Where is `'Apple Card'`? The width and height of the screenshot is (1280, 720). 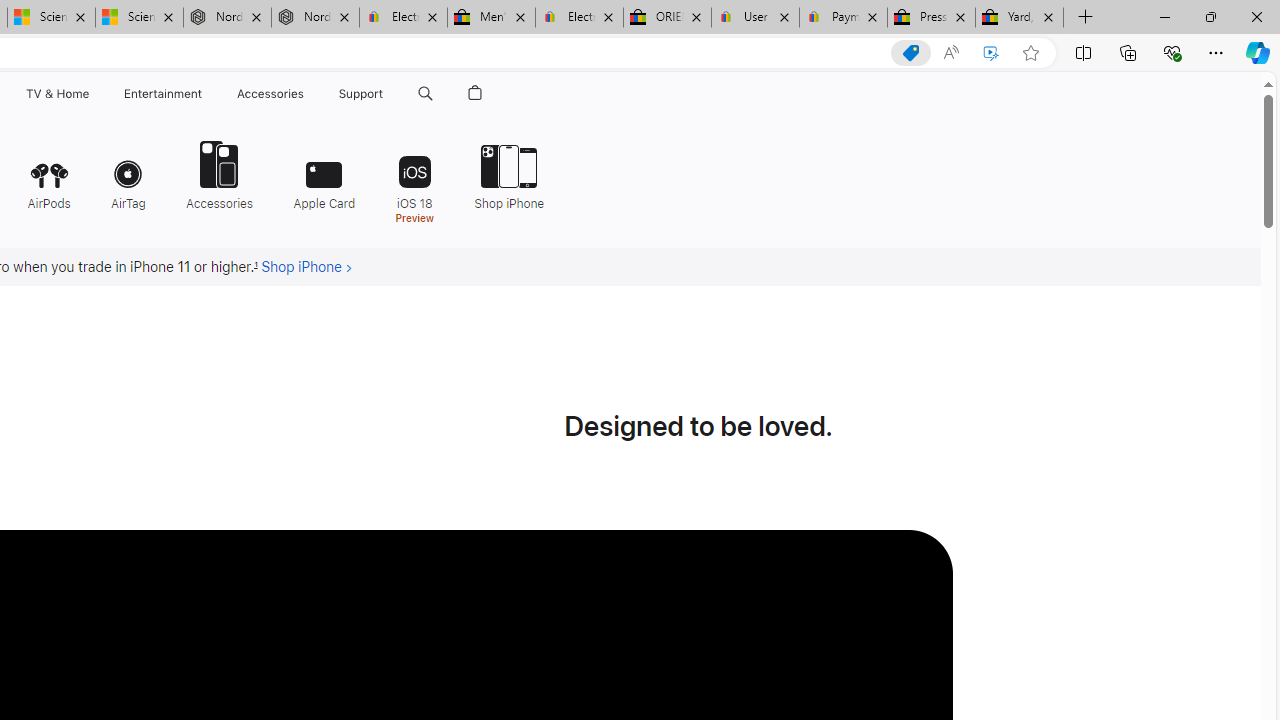 'Apple Card' is located at coordinates (324, 172).